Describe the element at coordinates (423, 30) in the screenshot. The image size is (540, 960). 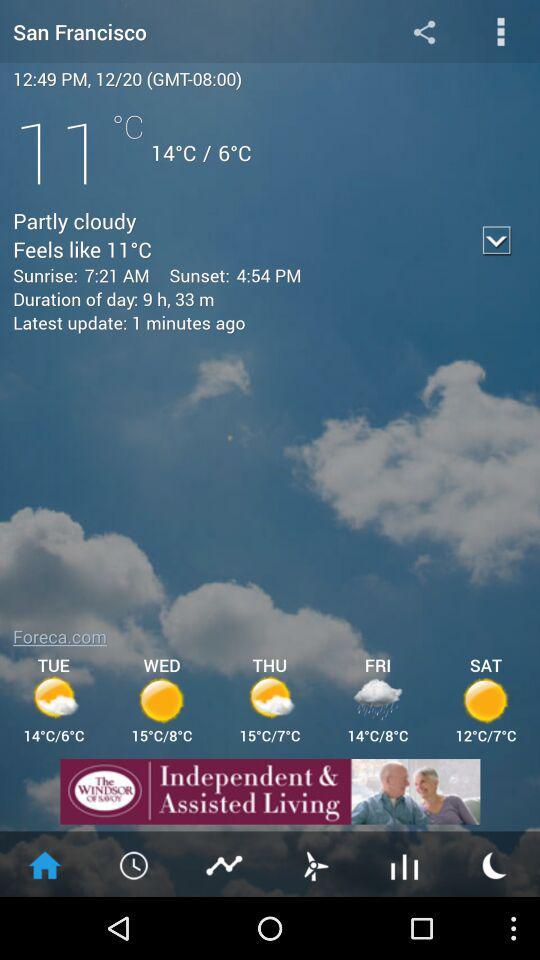
I see `share data` at that location.